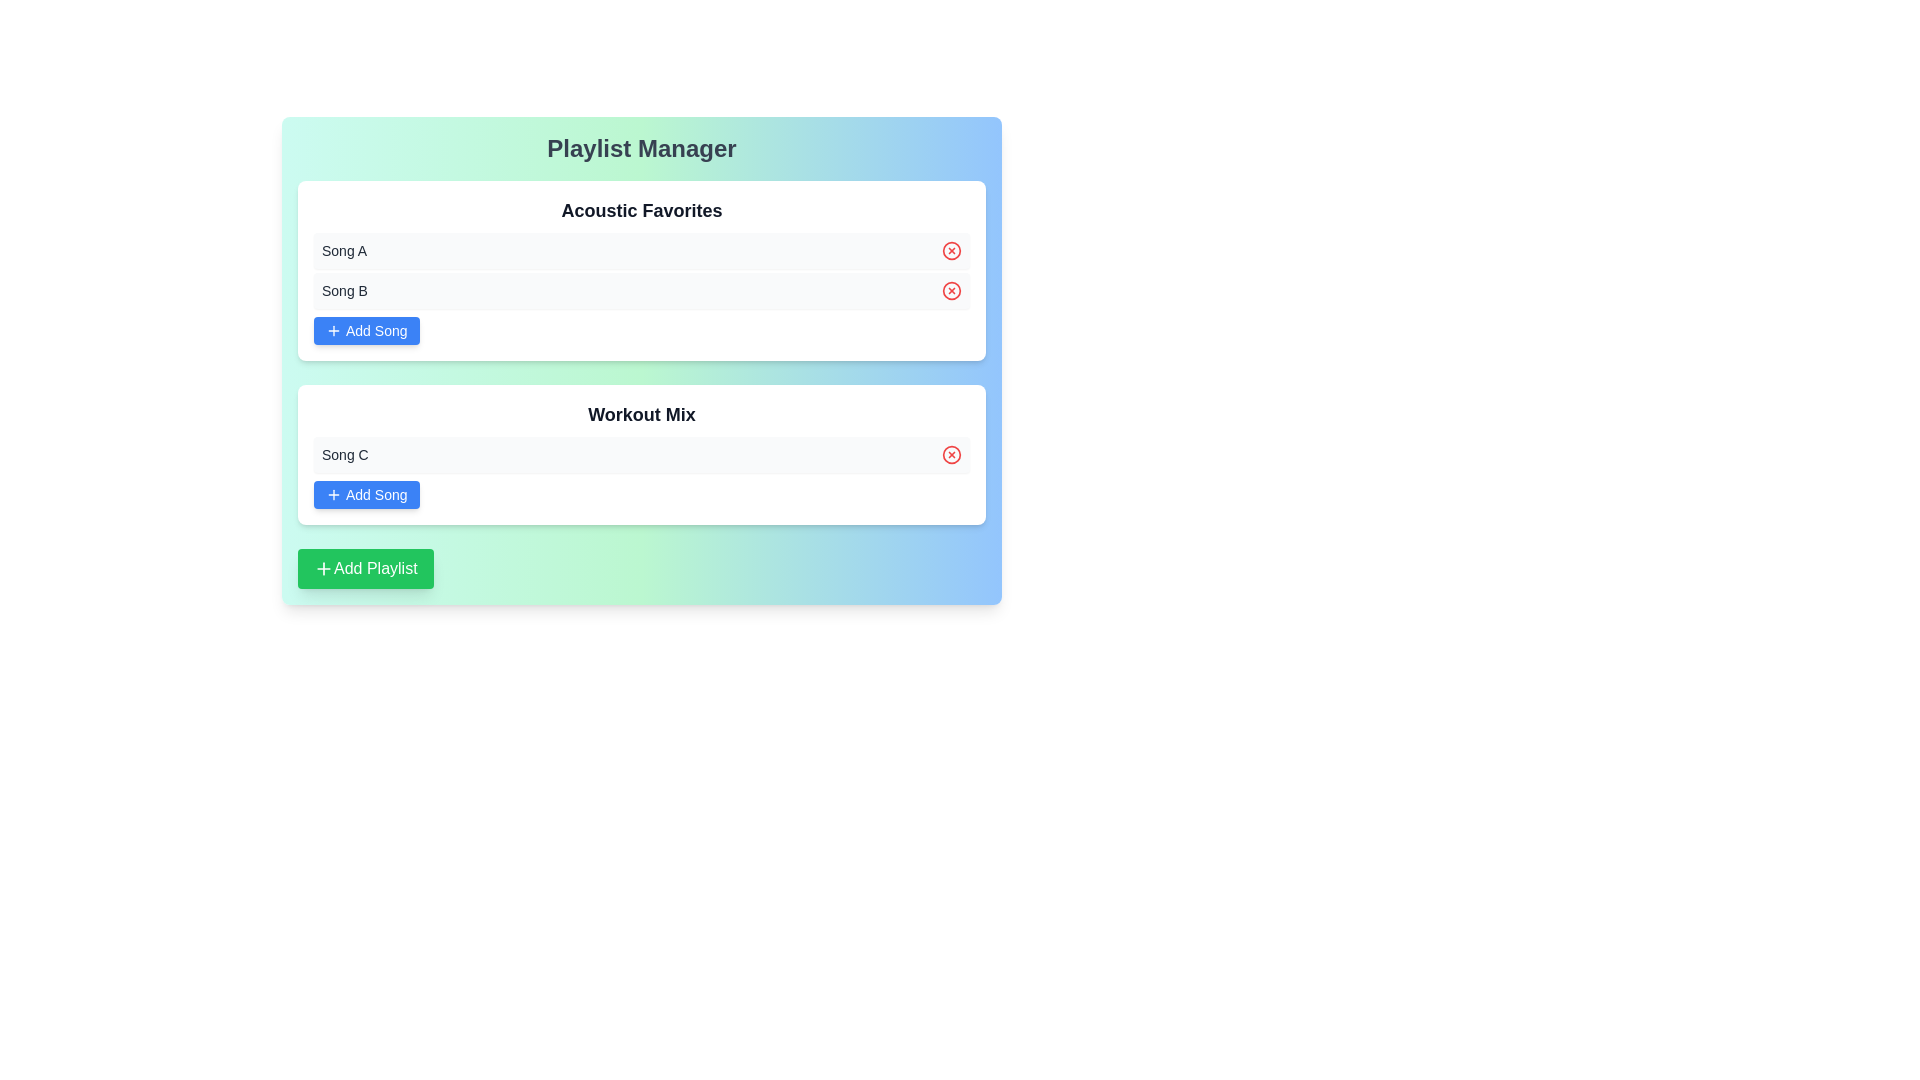 The width and height of the screenshot is (1920, 1080). Describe the element at coordinates (345, 455) in the screenshot. I see `the text label displaying 'Song C' in the 'Workout Mix' section, which is the first item in the song list above the 'Add Song' button` at that location.